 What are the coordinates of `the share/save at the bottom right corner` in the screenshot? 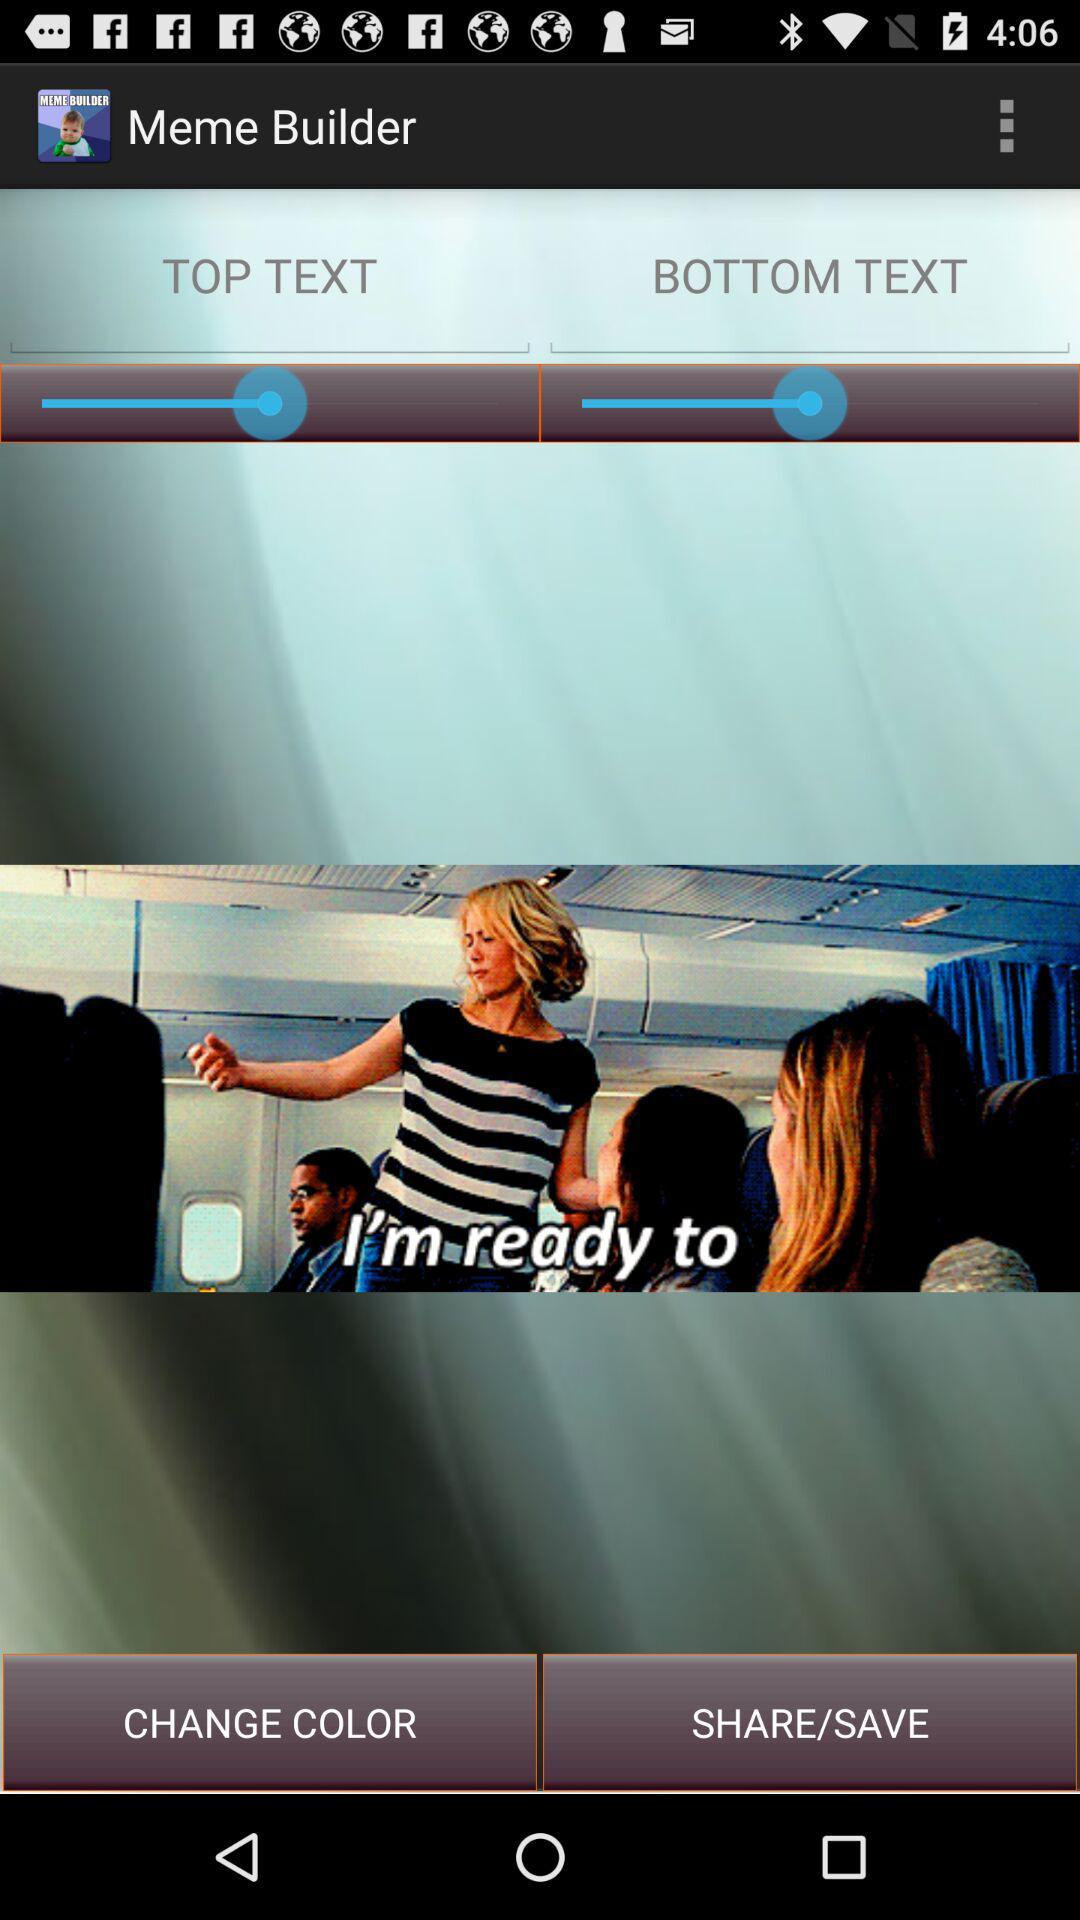 It's located at (810, 1721).